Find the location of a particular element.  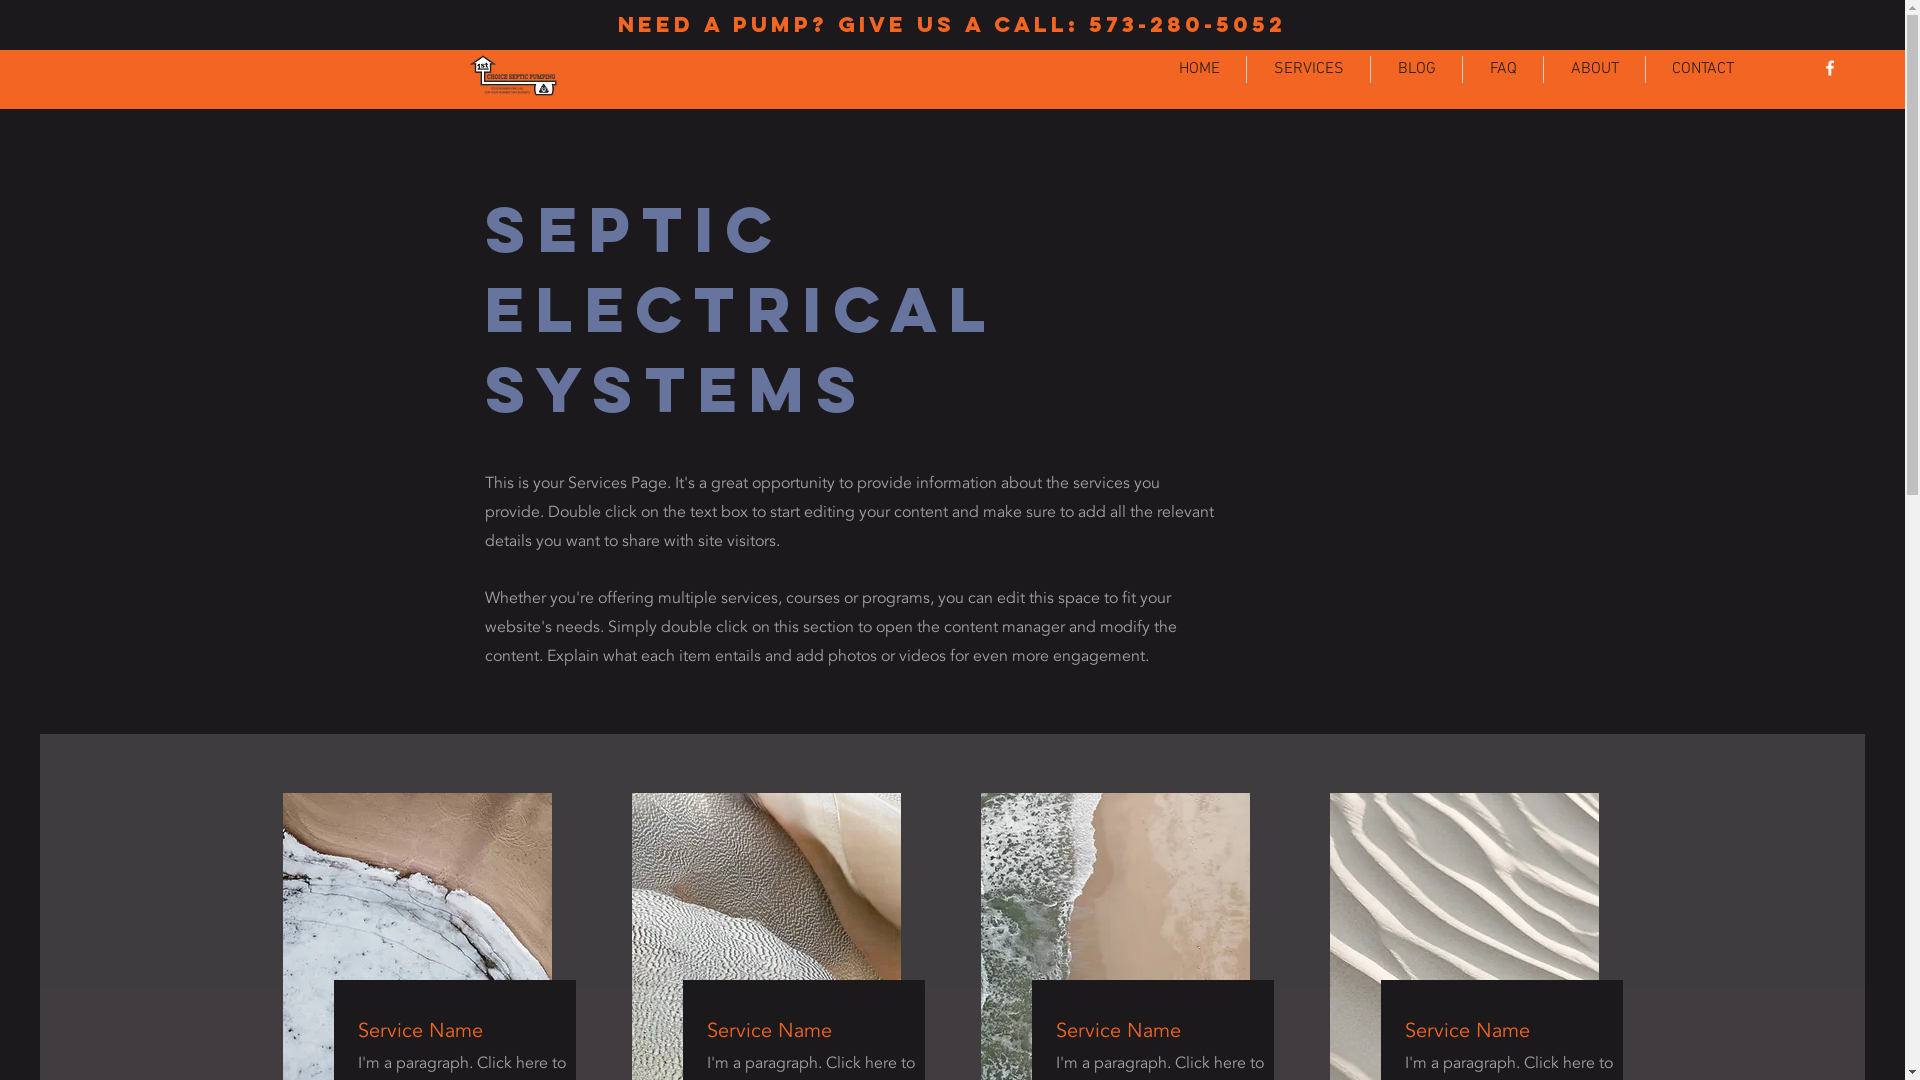

'HOME' is located at coordinates (1199, 68).